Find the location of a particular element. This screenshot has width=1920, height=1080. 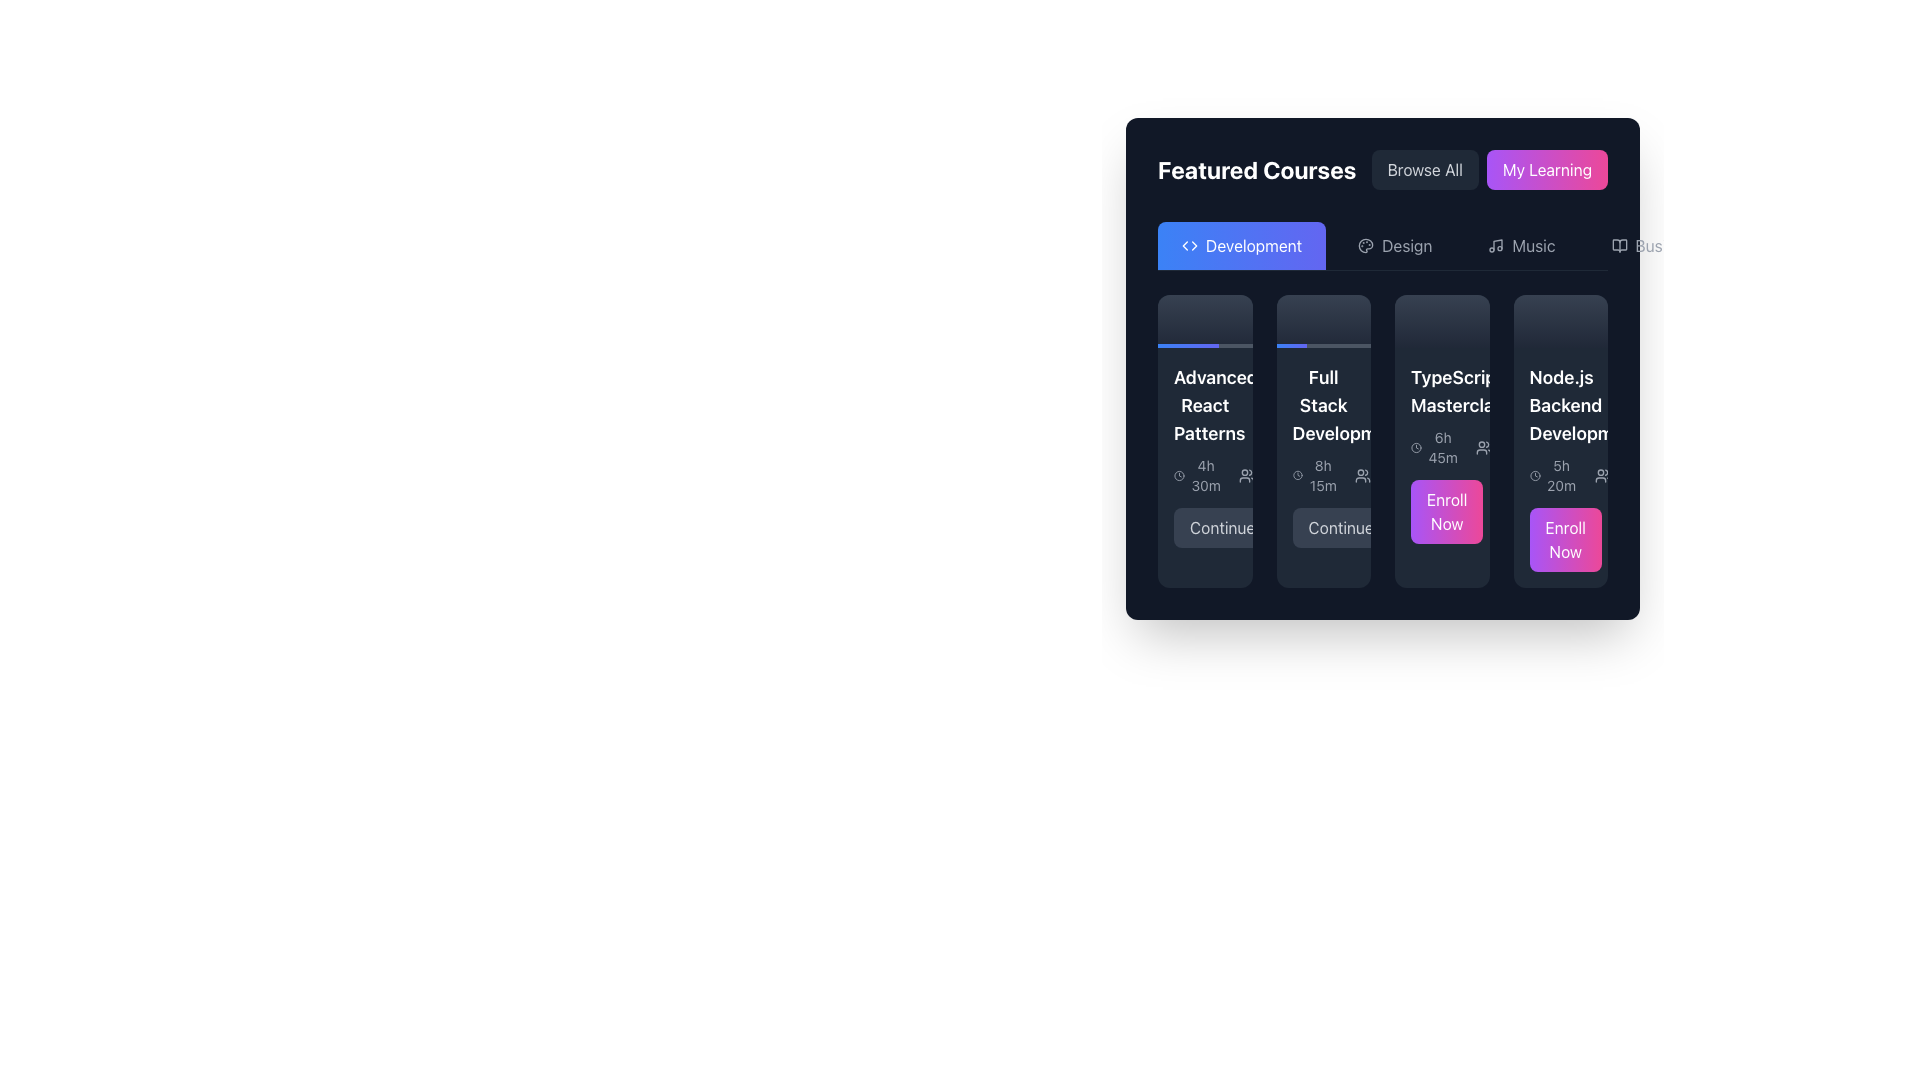

the interactive items within the 'Featured Courses' grid under the 'Development' tab by clicking on the center point is located at coordinates (1381, 439).